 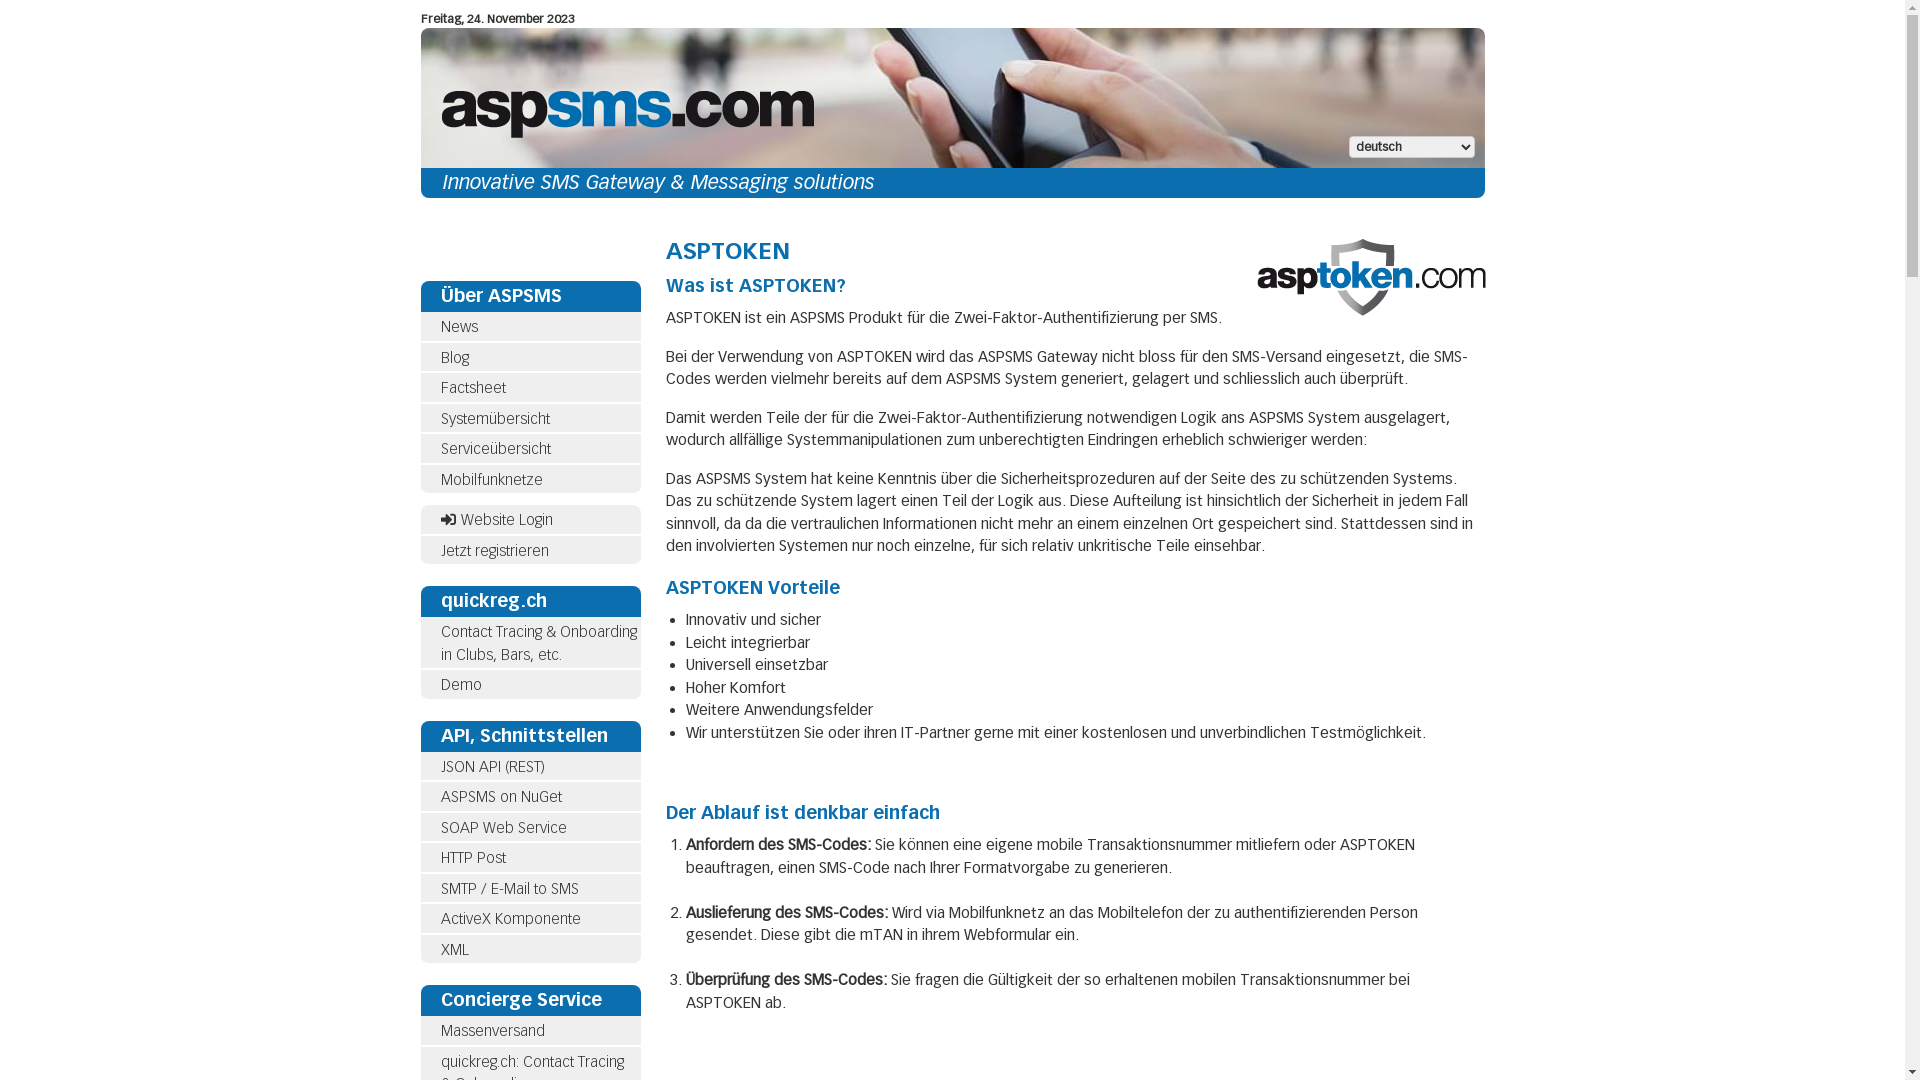 What do you see at coordinates (537, 643) in the screenshot?
I see `'Contact Tracing & Onboarding` at bounding box center [537, 643].